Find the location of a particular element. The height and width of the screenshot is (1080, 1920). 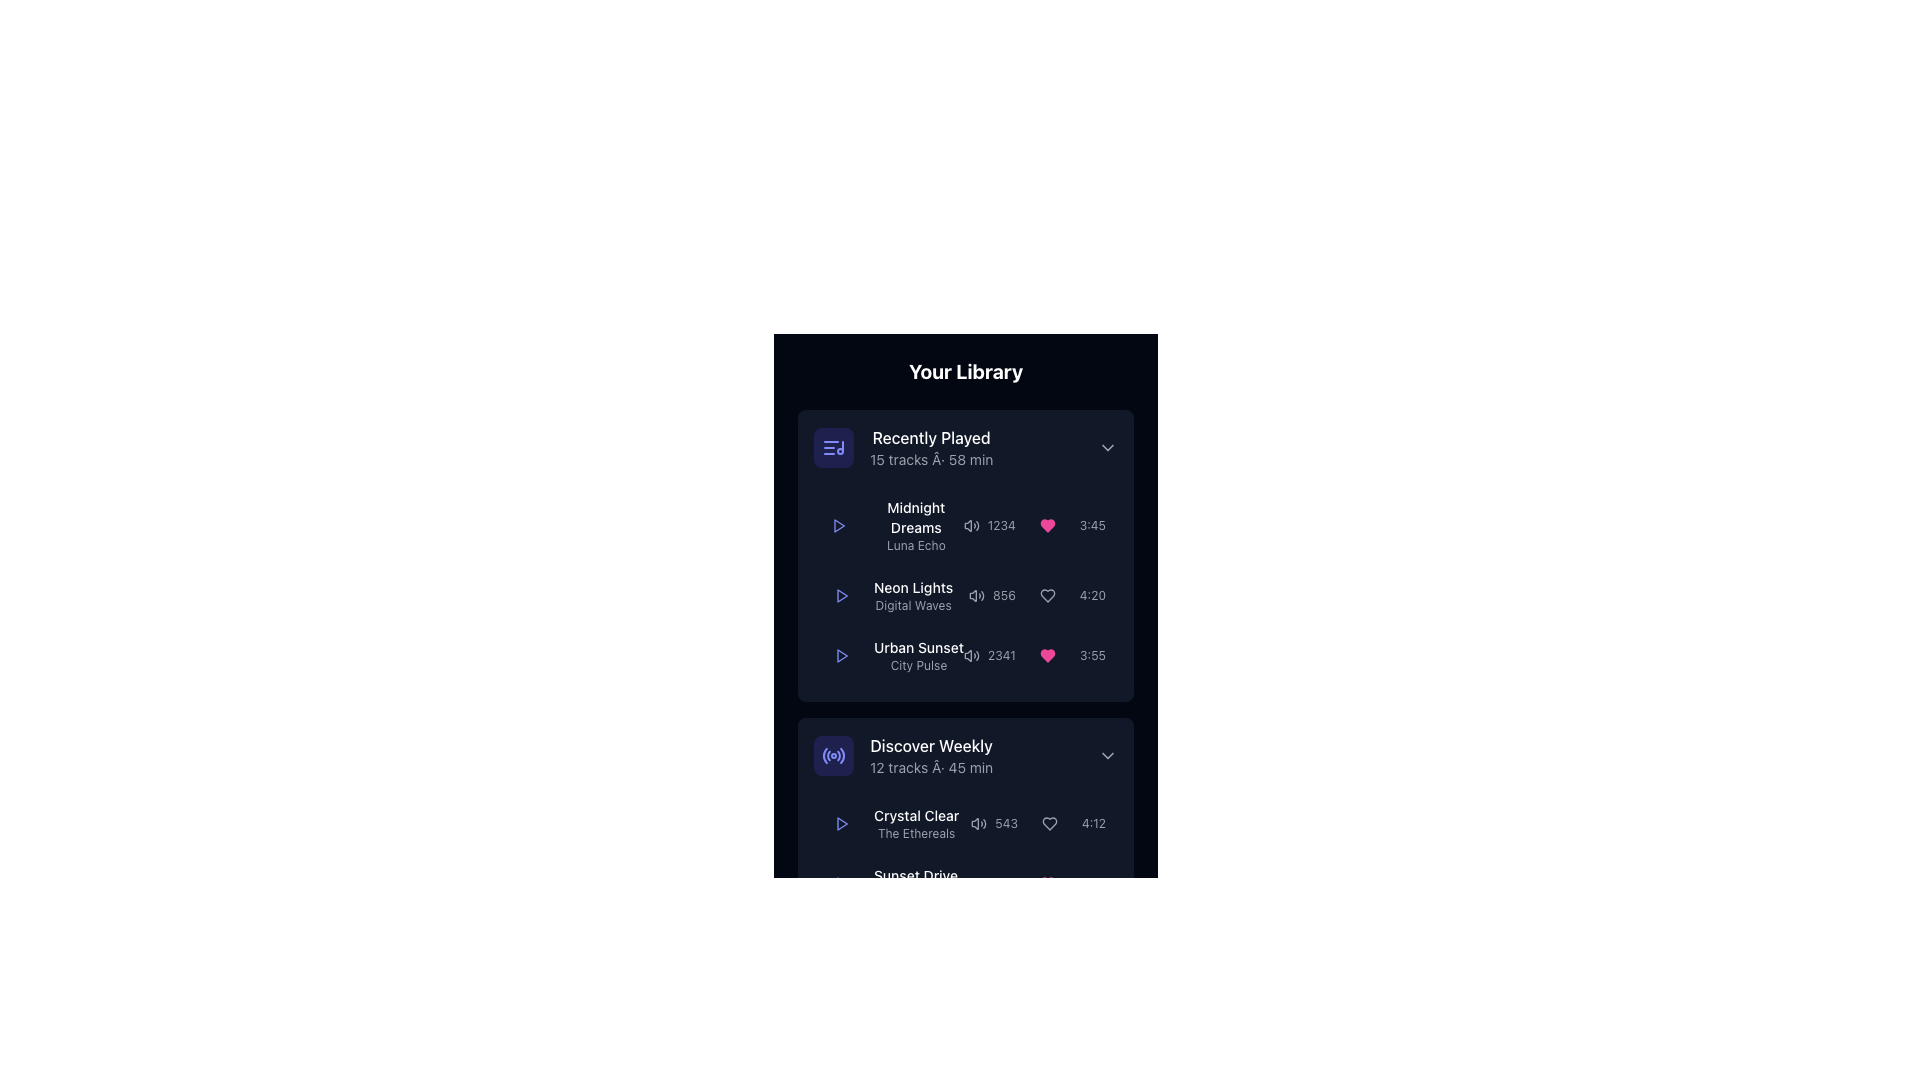

the 'like' icon button for the track 'Urban Sunset' in the 'Recently Played' section is located at coordinates (1048, 824).